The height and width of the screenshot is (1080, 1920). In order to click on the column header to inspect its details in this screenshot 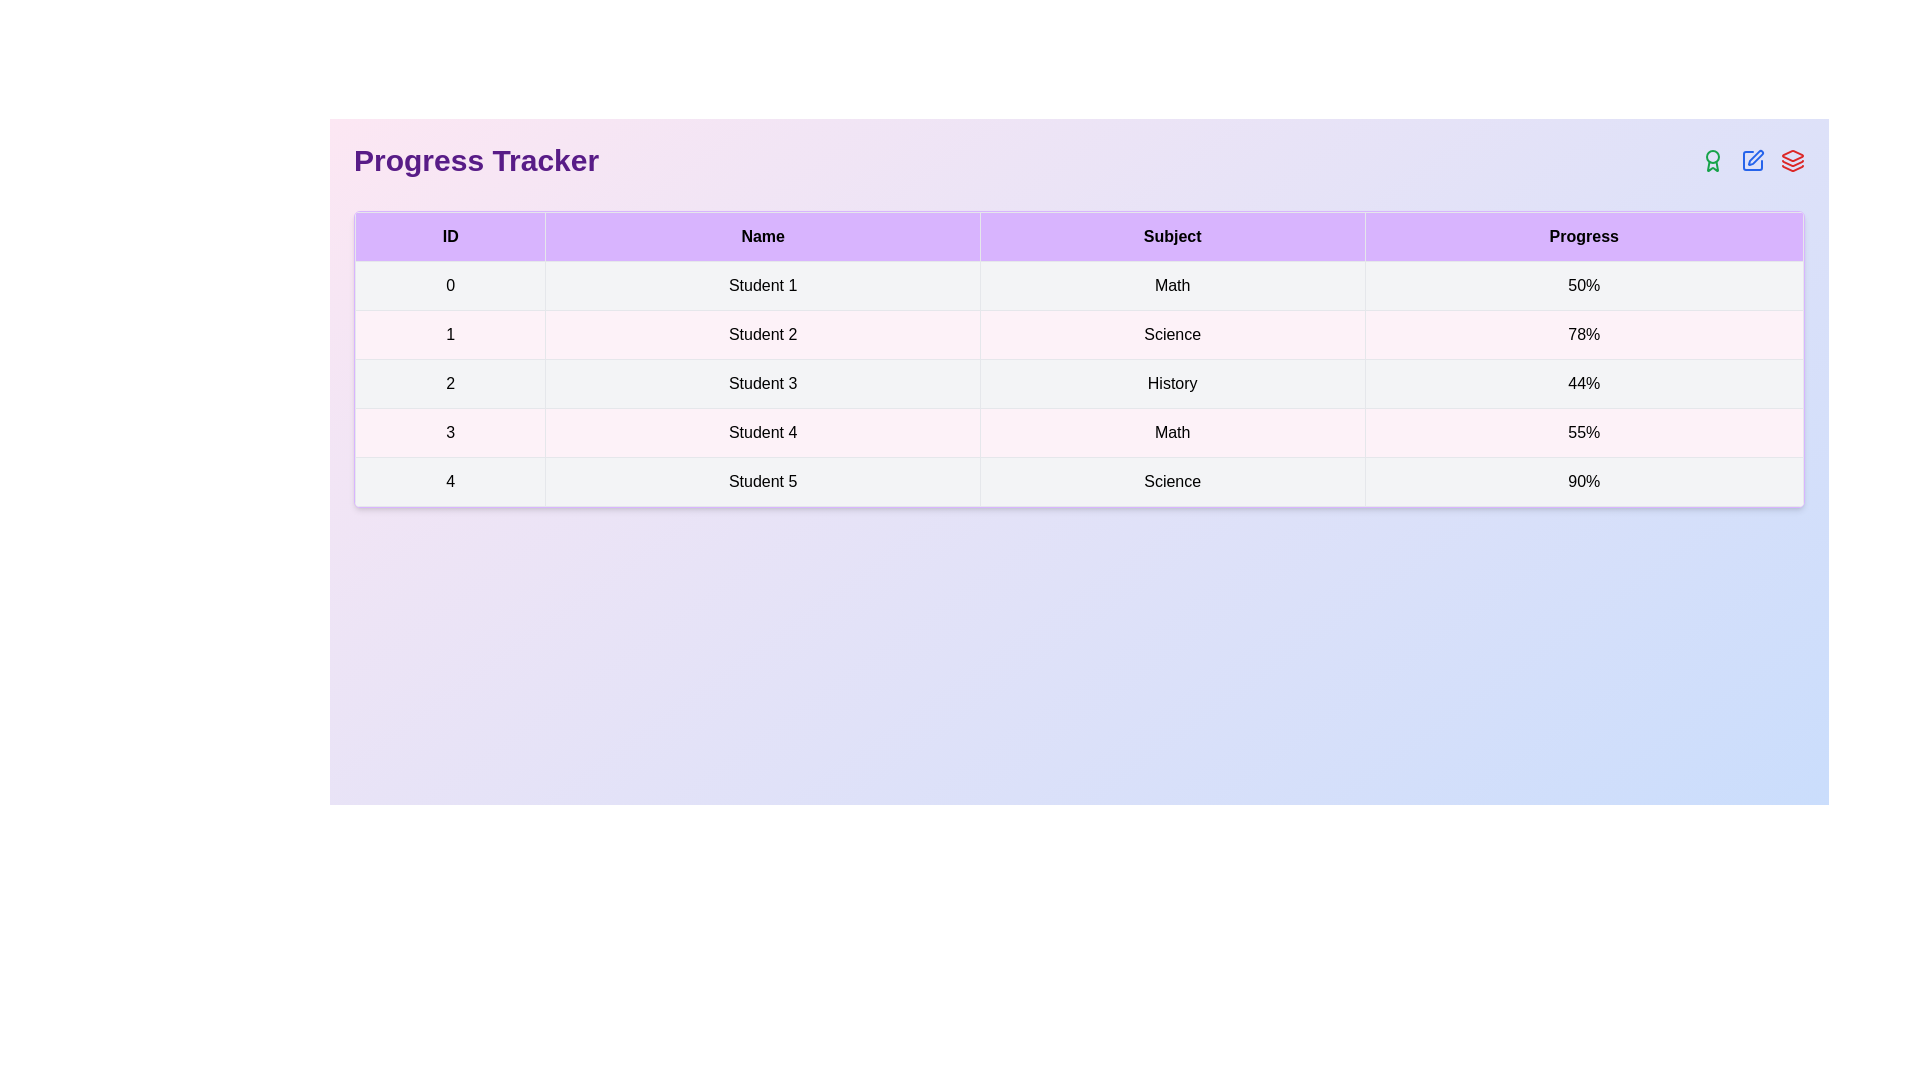, I will do `click(762, 235)`.